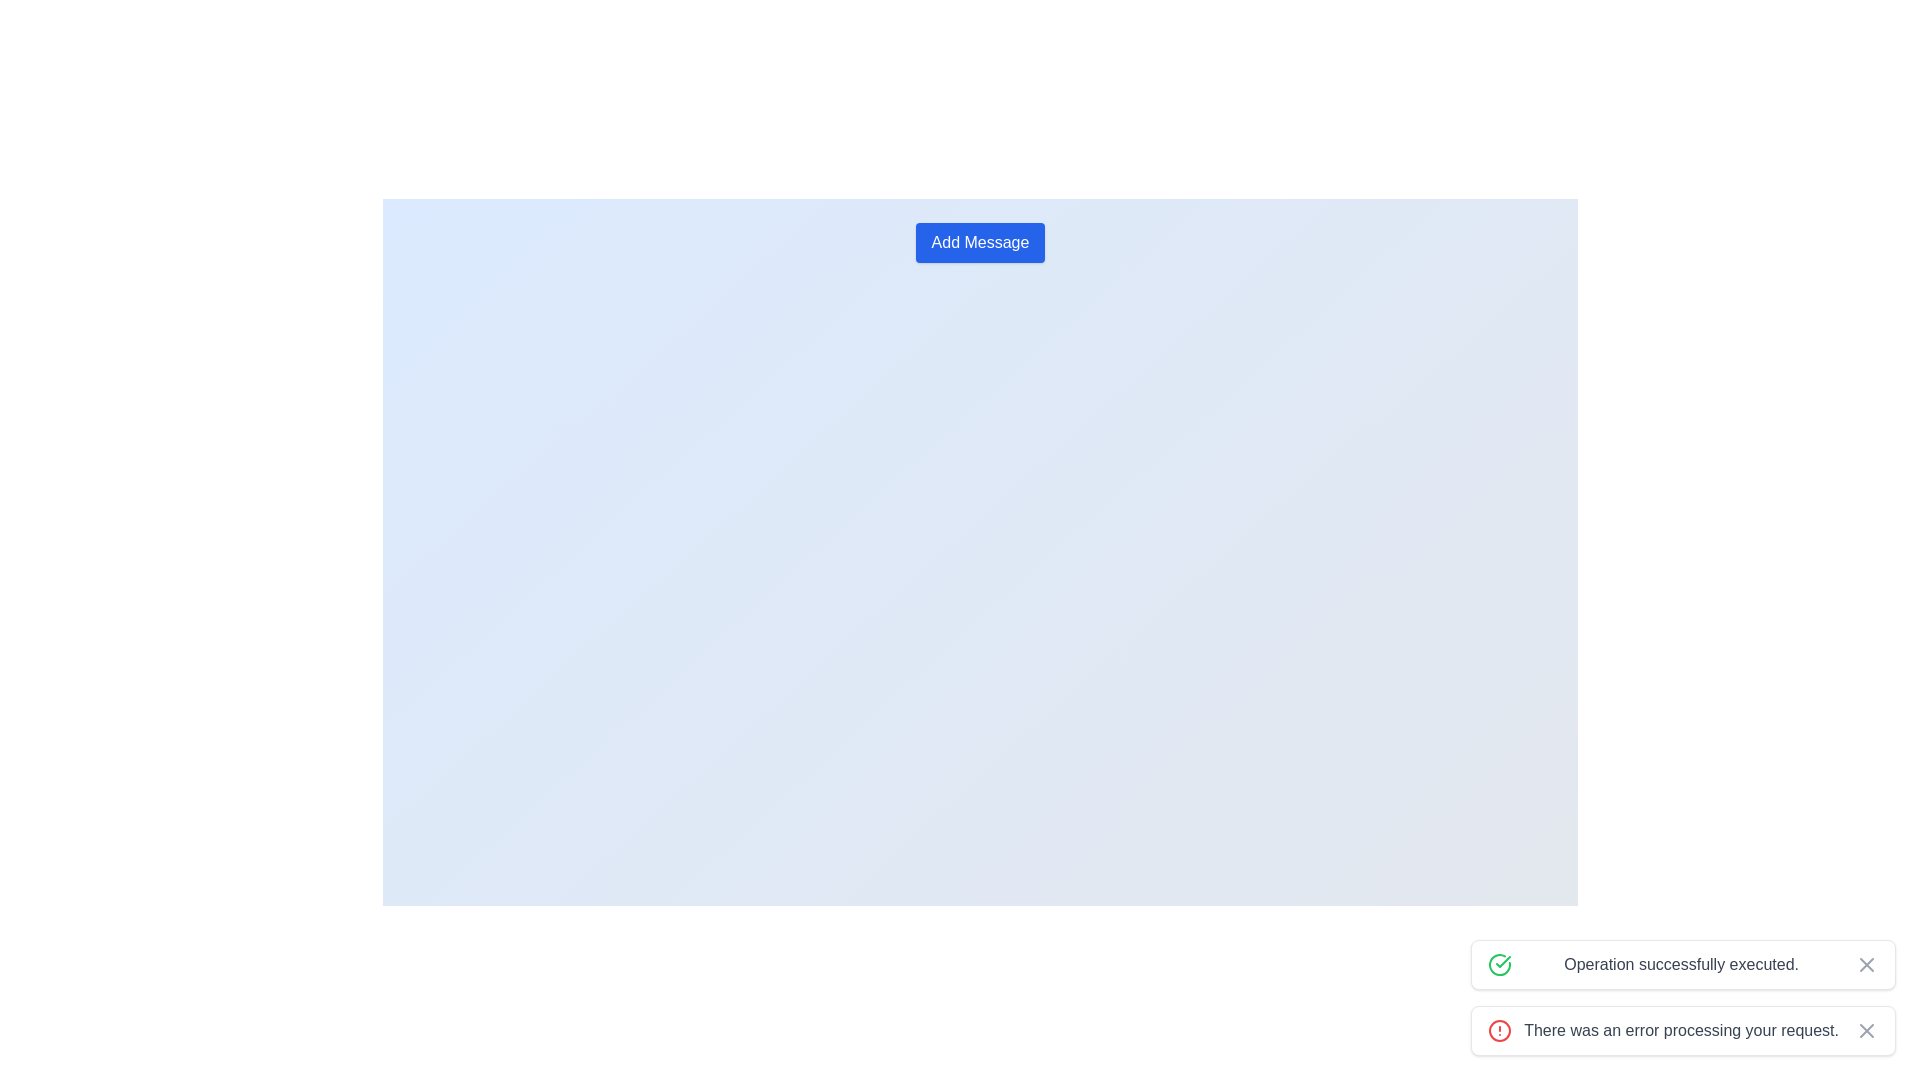  I want to click on the outer circular boundary of the checkmark icon, which is styled in green and located in the lower-right corner of the interface, so click(1500, 963).